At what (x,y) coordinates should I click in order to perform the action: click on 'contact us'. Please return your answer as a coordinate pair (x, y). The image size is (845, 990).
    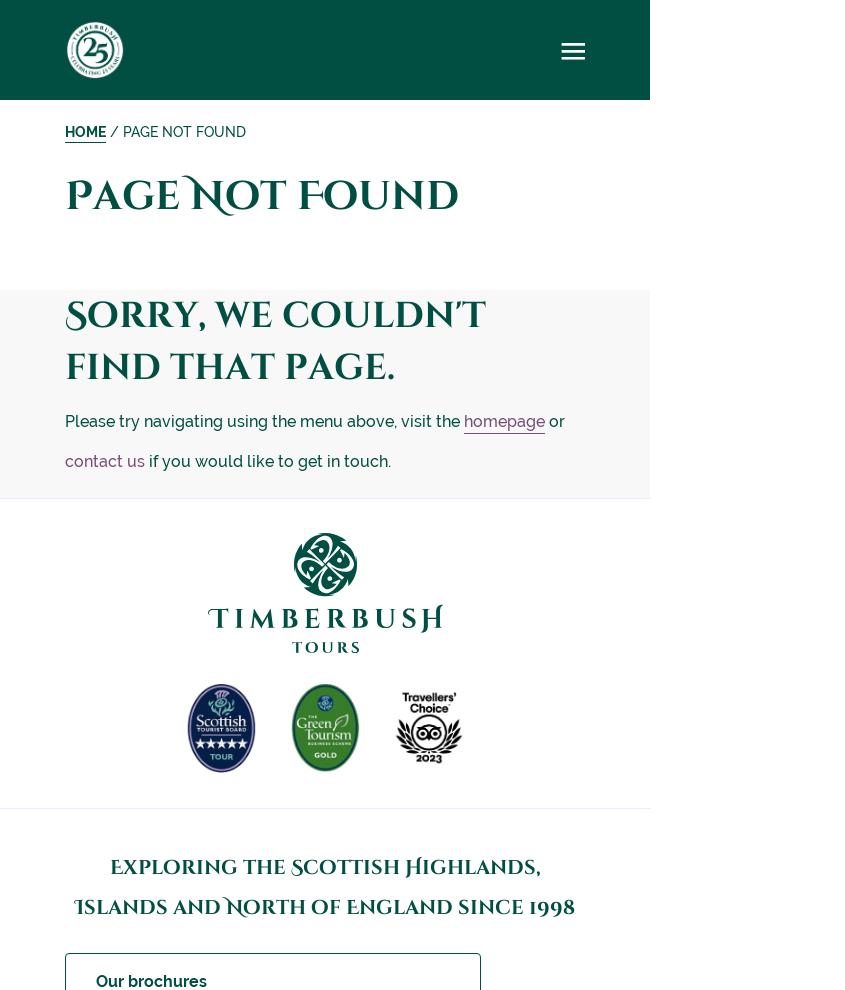
    Looking at the image, I should click on (105, 461).